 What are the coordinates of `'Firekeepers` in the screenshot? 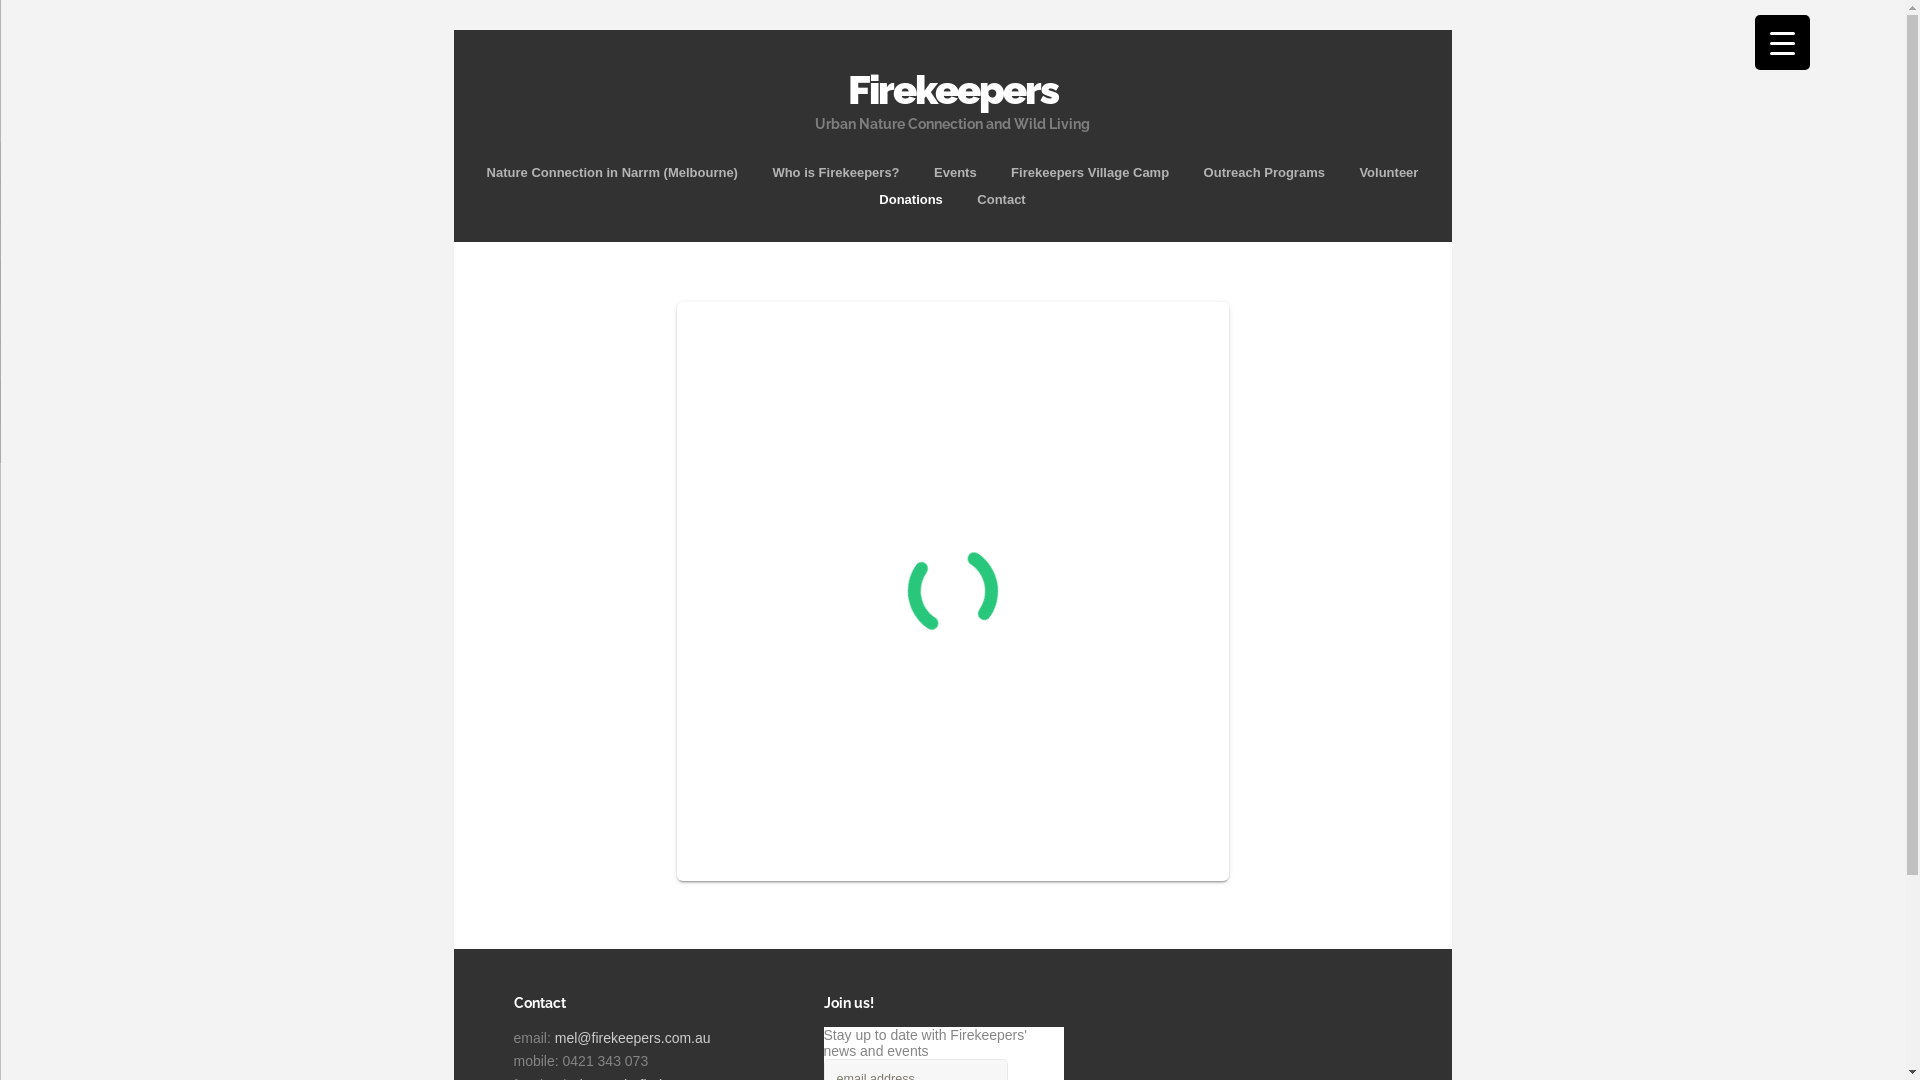 It's located at (952, 93).